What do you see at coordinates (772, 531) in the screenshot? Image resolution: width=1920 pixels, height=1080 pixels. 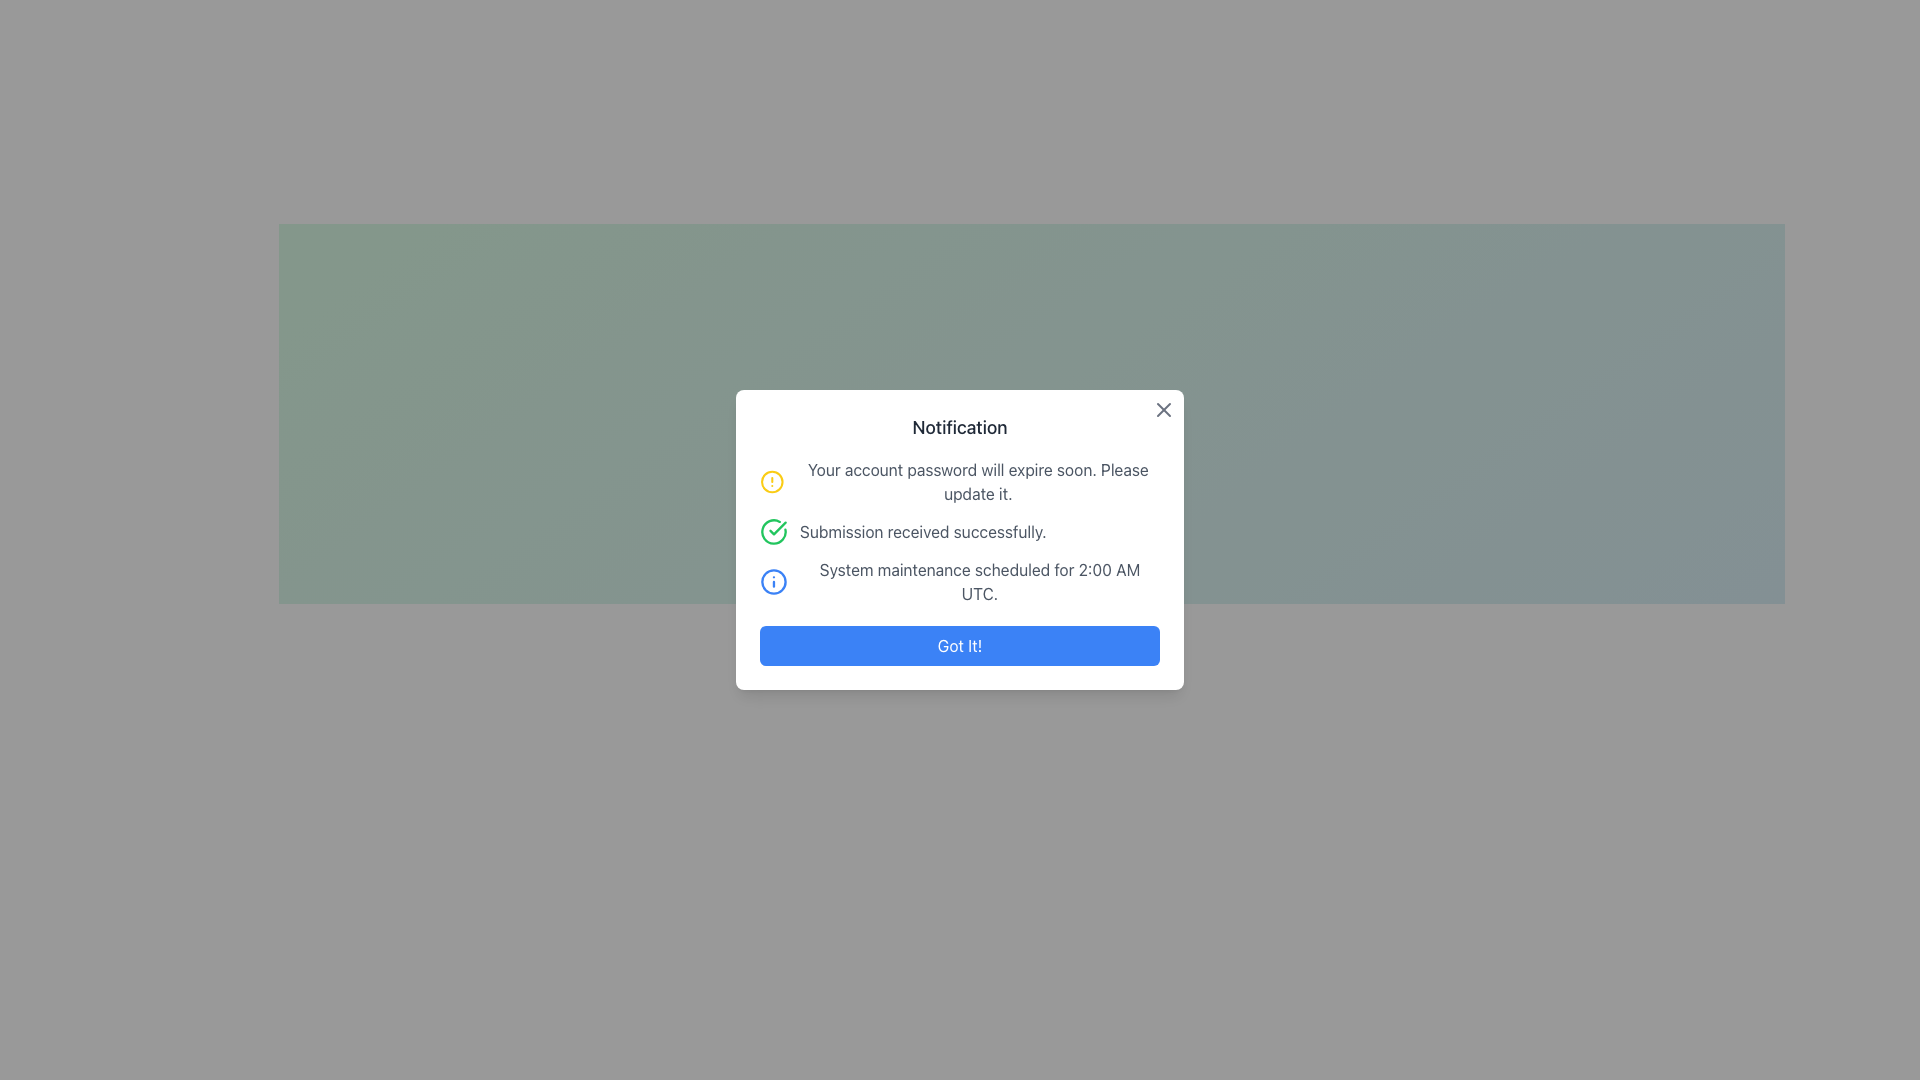 I see `the circular green checkmark icon located to the left of the text 'Submission received successfully'` at bounding box center [772, 531].